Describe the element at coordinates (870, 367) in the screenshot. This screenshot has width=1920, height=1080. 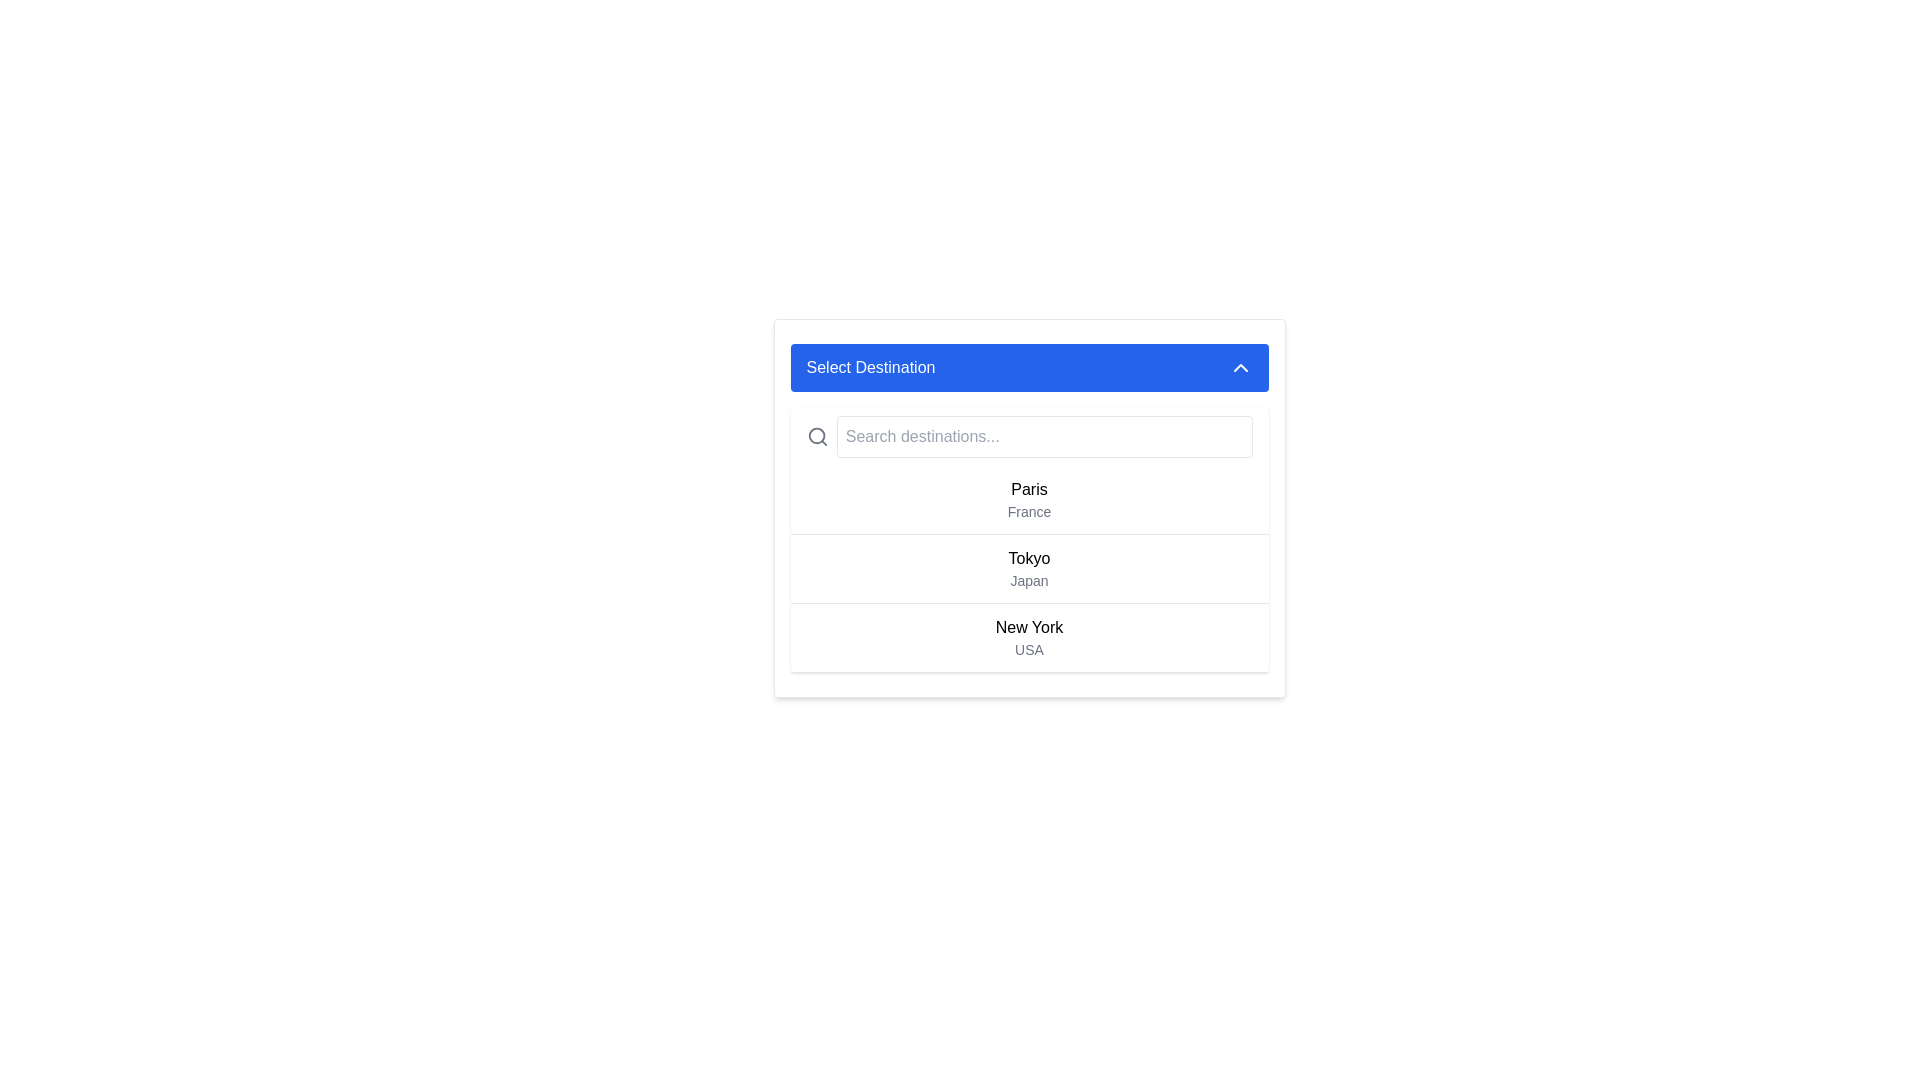
I see `text from the 'Select Destination' label, which is a bright blue rectangular header with white text, located at the top of a drop-down menu` at that location.